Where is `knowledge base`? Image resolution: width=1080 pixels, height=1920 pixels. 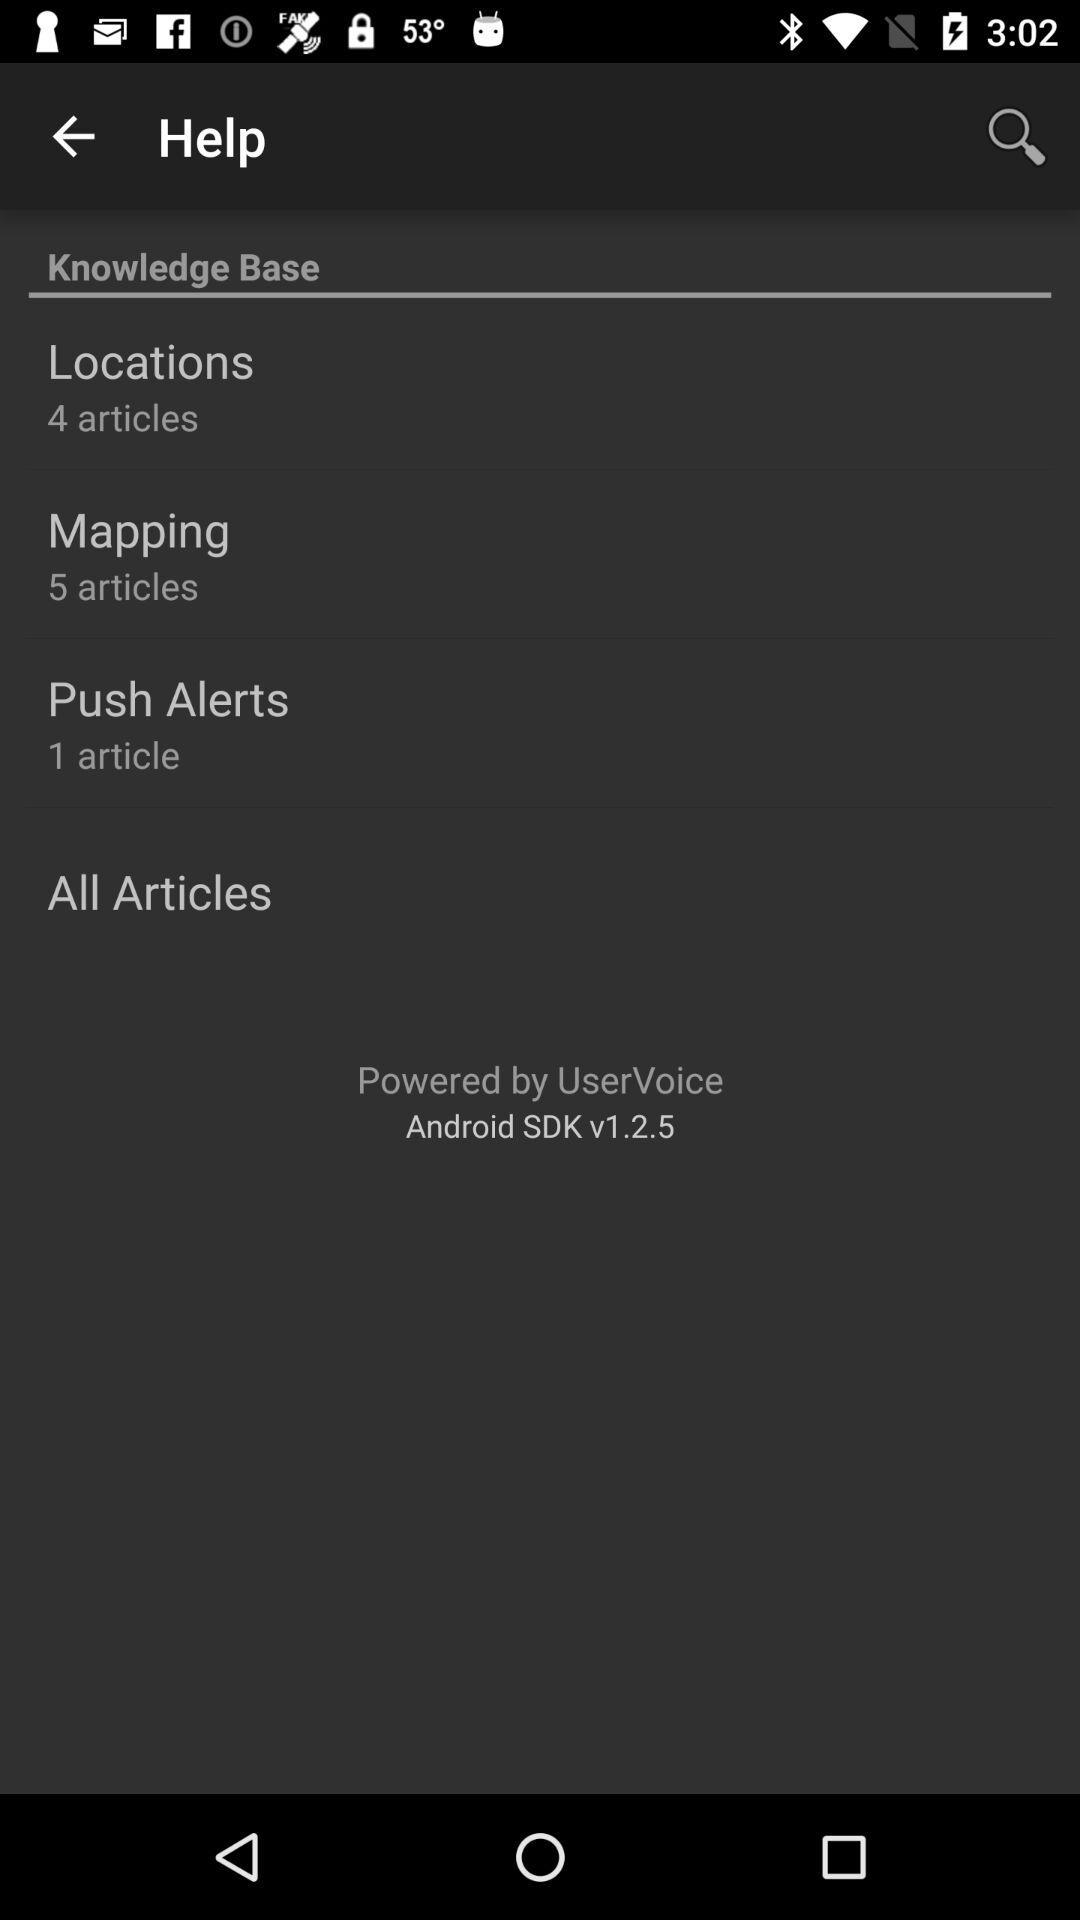
knowledge base is located at coordinates (540, 254).